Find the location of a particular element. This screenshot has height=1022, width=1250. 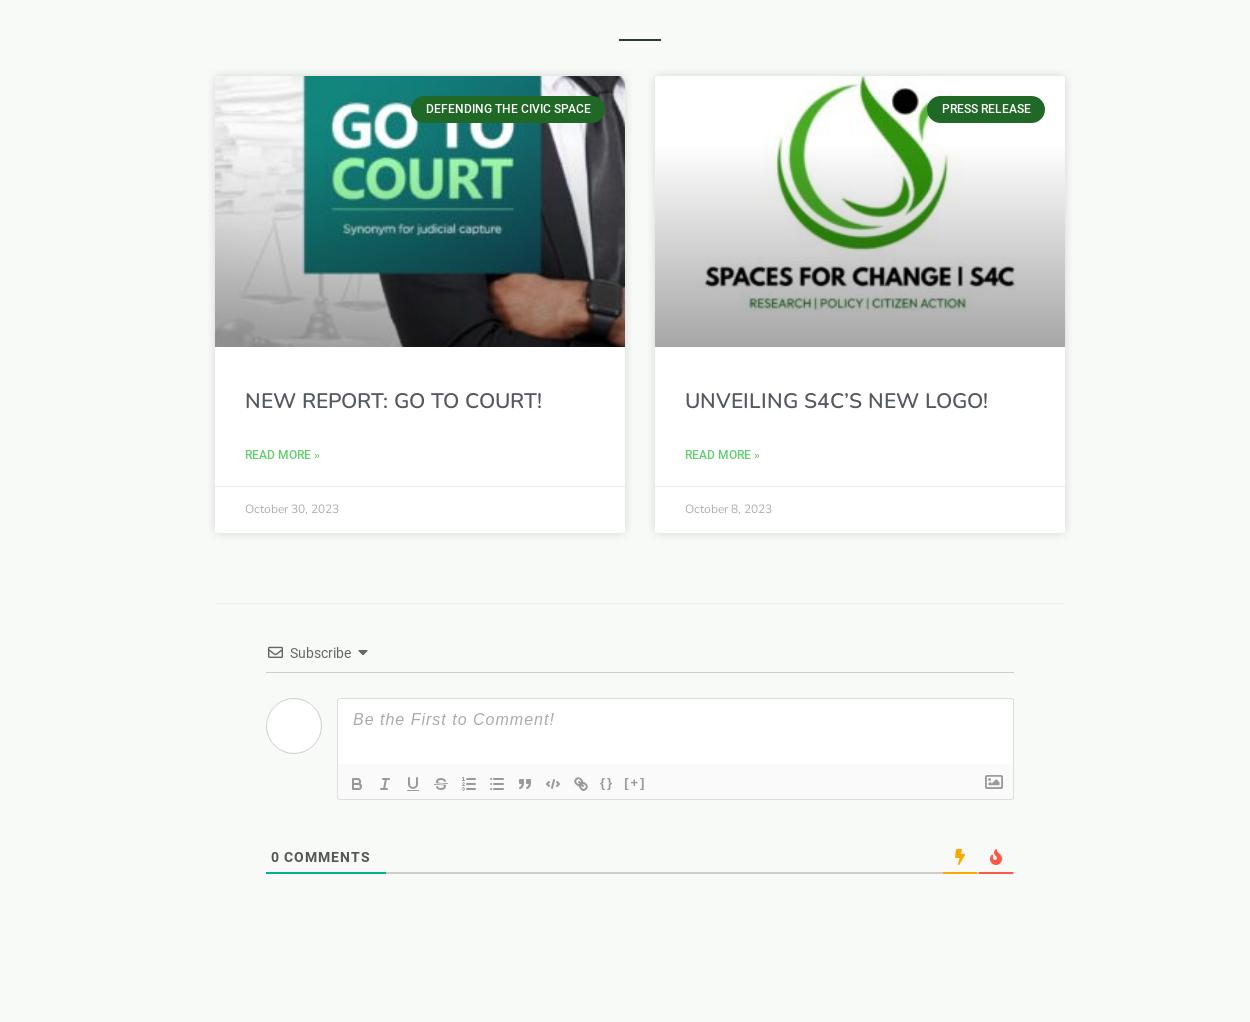

'Press release' is located at coordinates (984, 108).